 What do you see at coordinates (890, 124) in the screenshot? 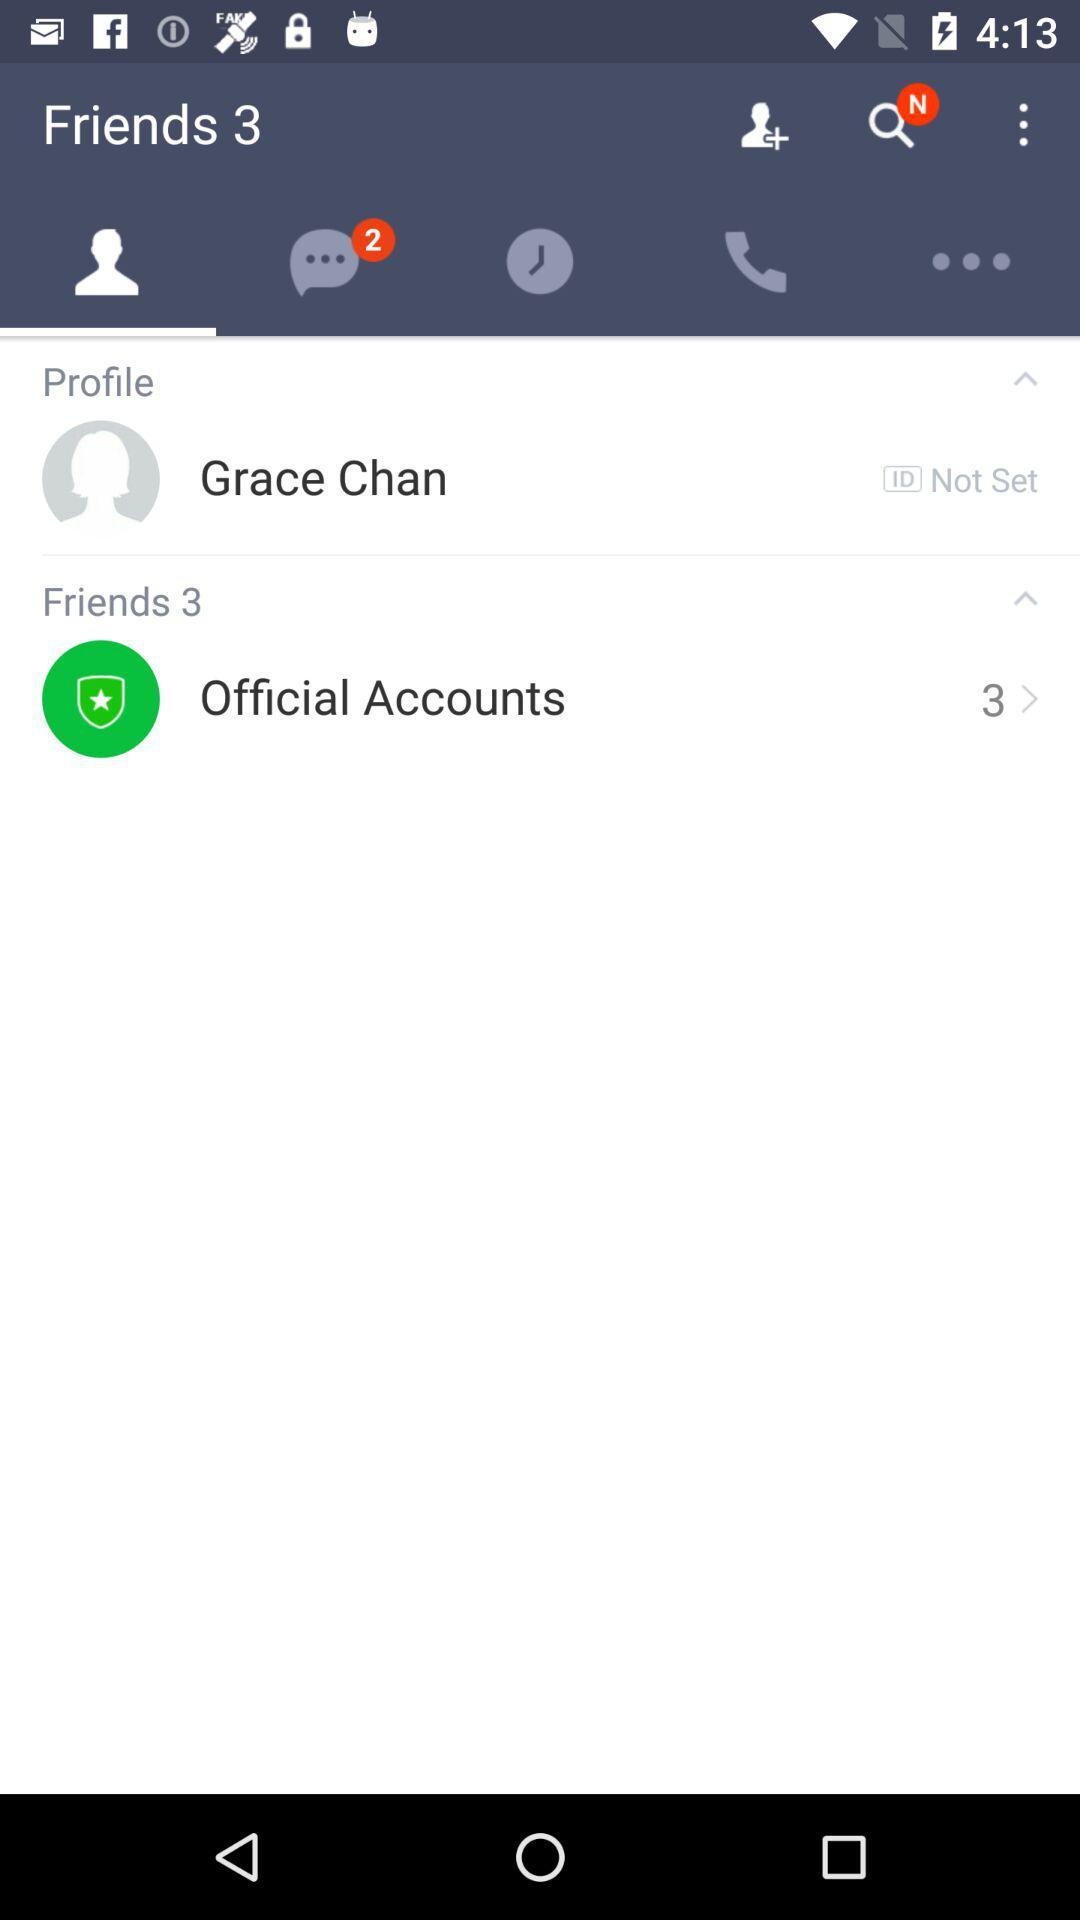
I see `the search icon` at bounding box center [890, 124].